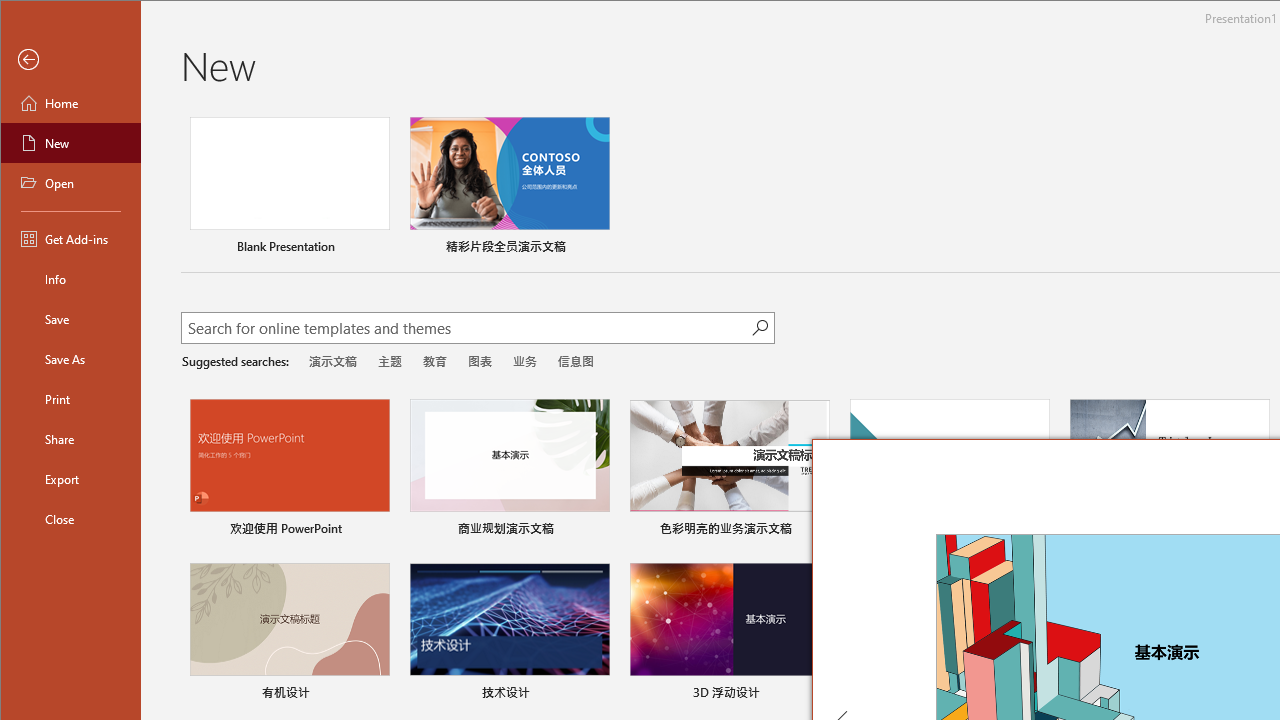  Describe the element at coordinates (466, 329) in the screenshot. I see `'Search for online templates and themes'` at that location.